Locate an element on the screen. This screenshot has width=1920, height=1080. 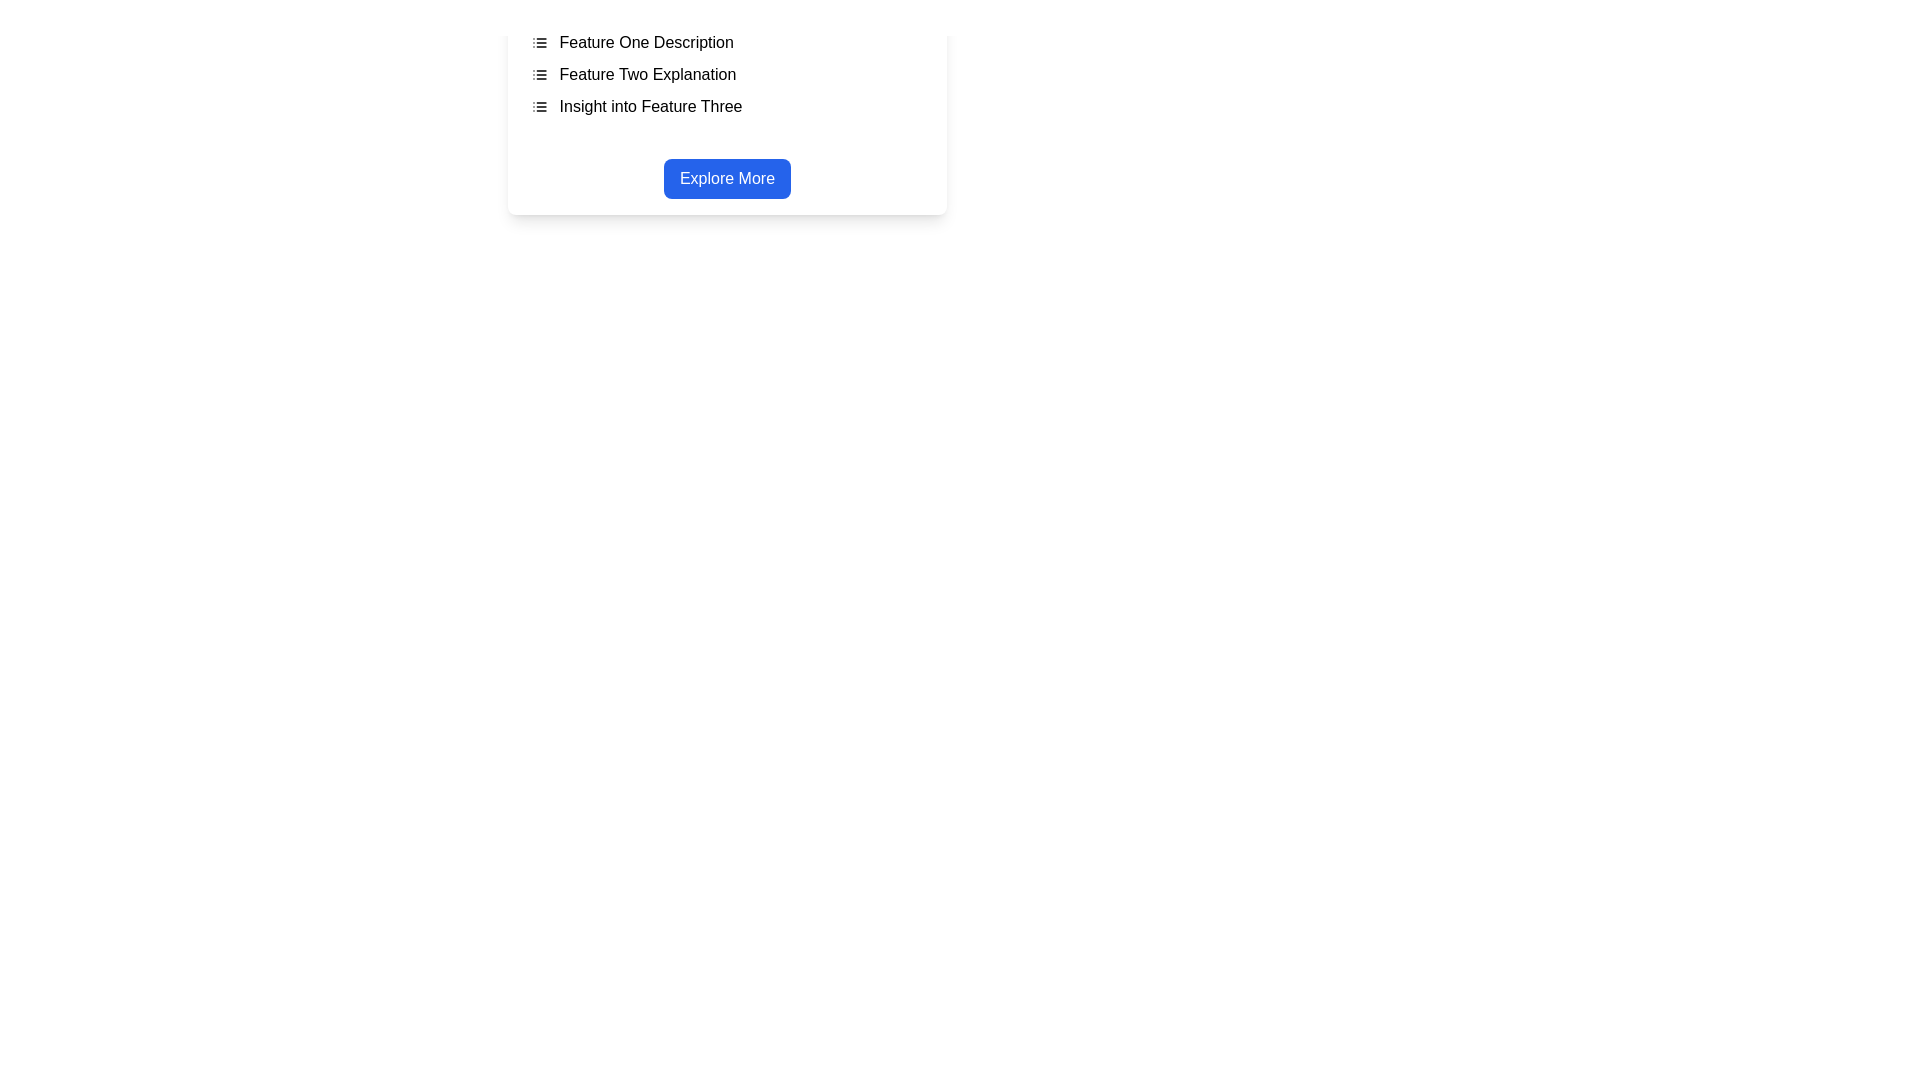
the text label displaying 'Feature One Description', which is the first item in a vertical list at the top of a box, located directly to the right of a small list indicator icon is located at coordinates (646, 42).